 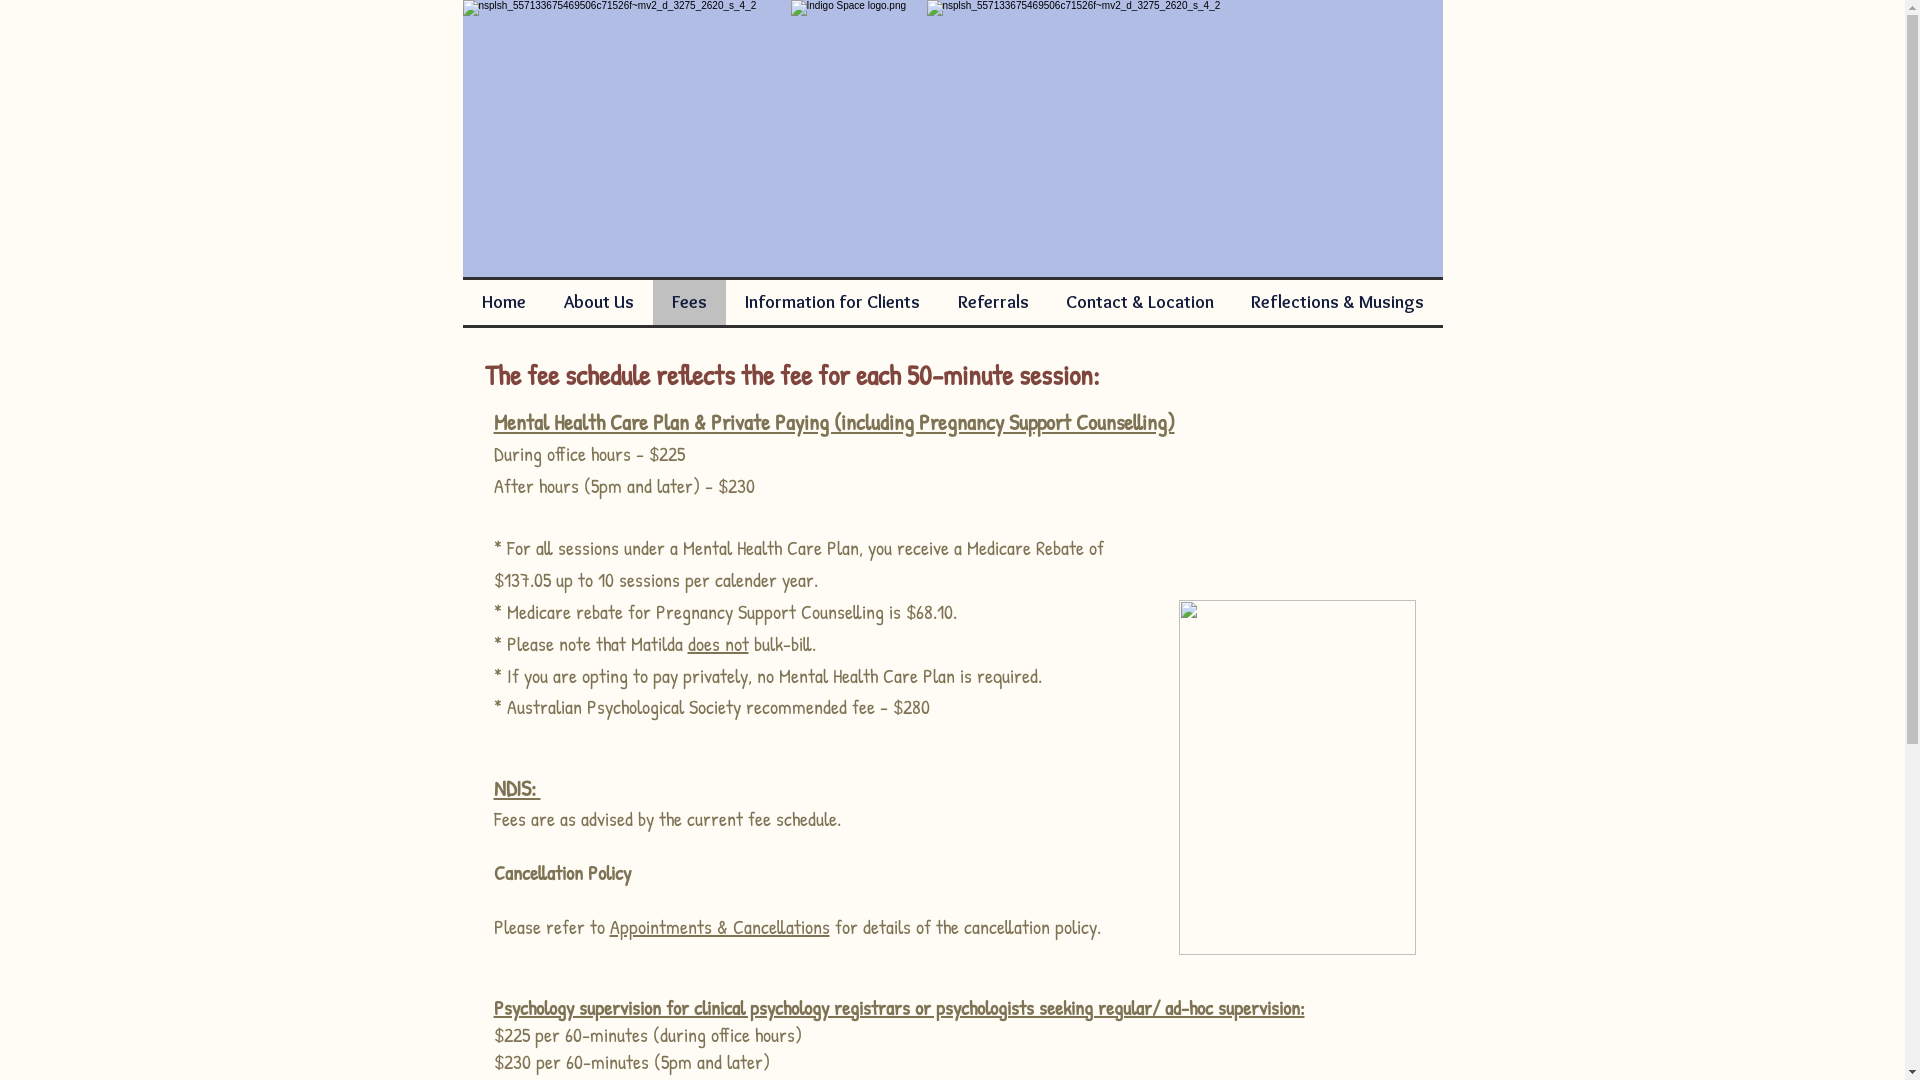 I want to click on 'Information for Clients', so click(x=724, y=302).